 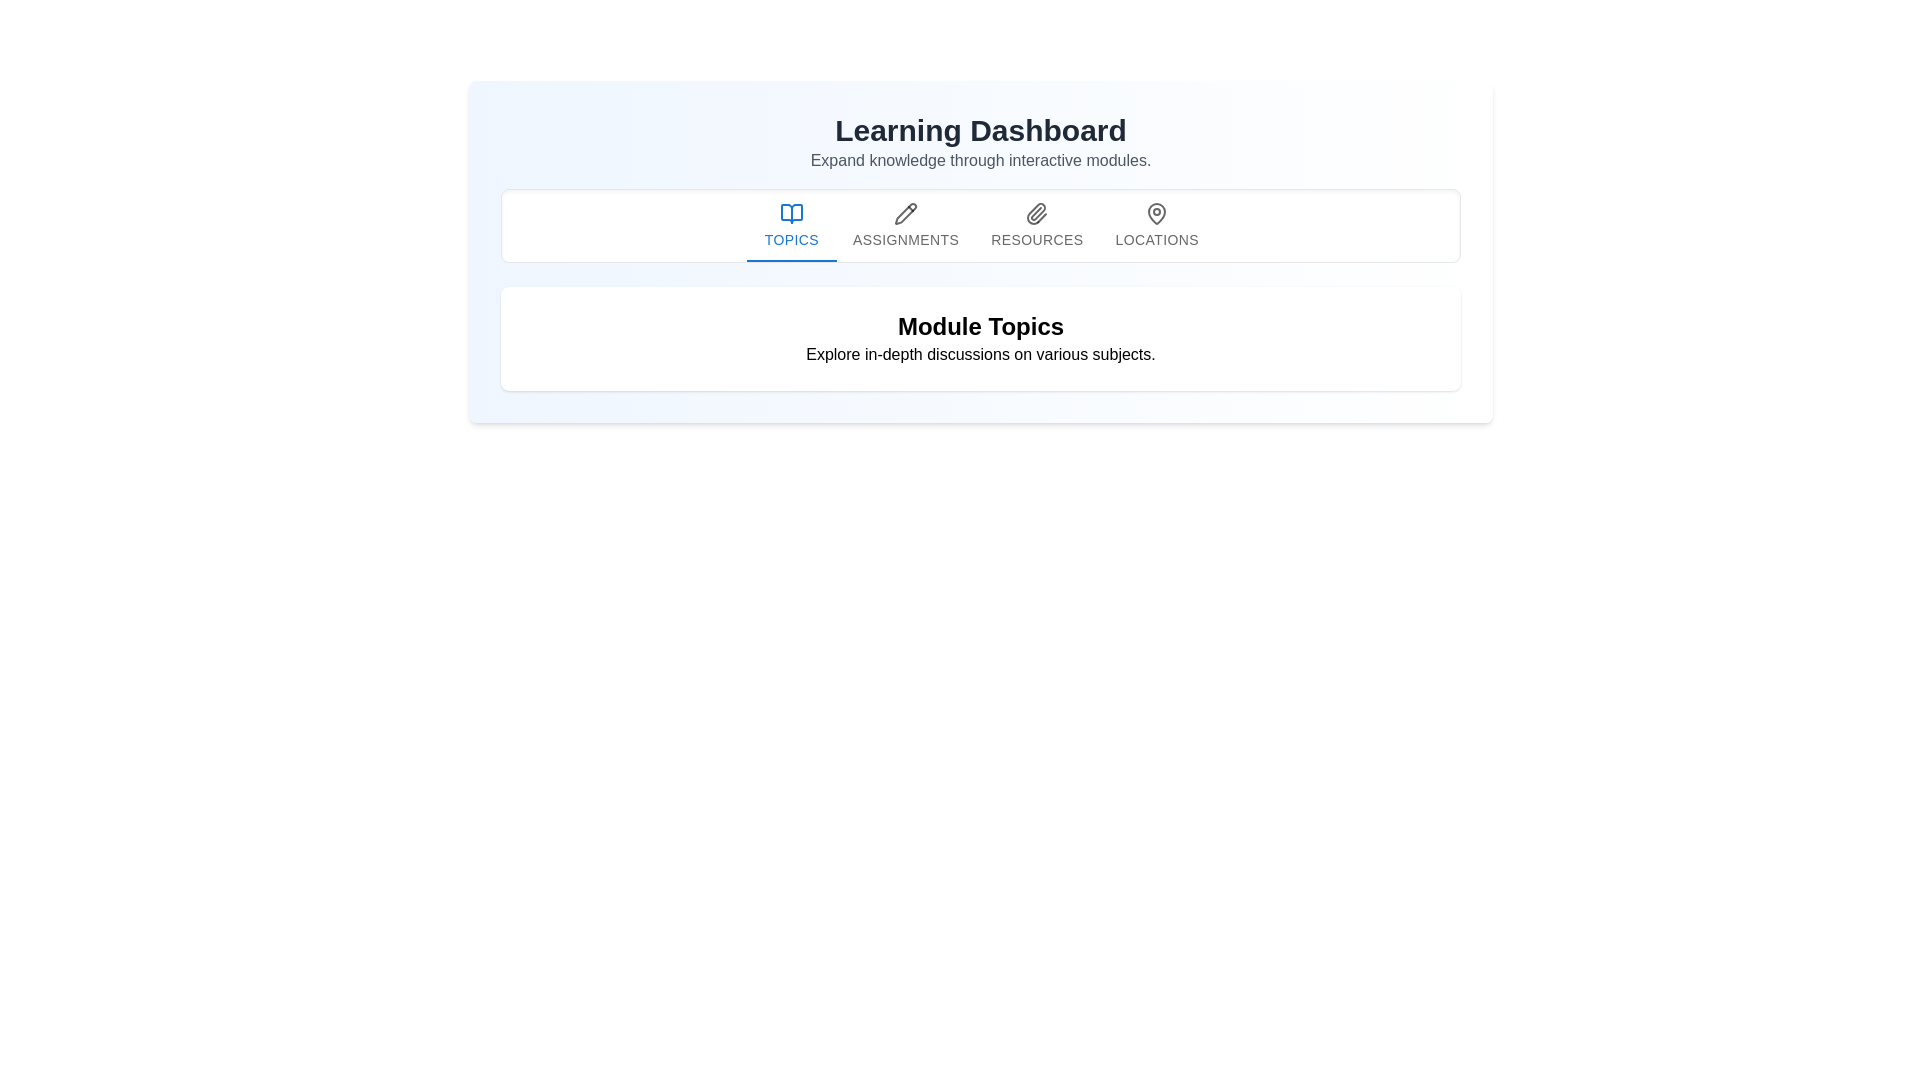 I want to click on the Tab Bar Navigation Component, so click(x=980, y=225).